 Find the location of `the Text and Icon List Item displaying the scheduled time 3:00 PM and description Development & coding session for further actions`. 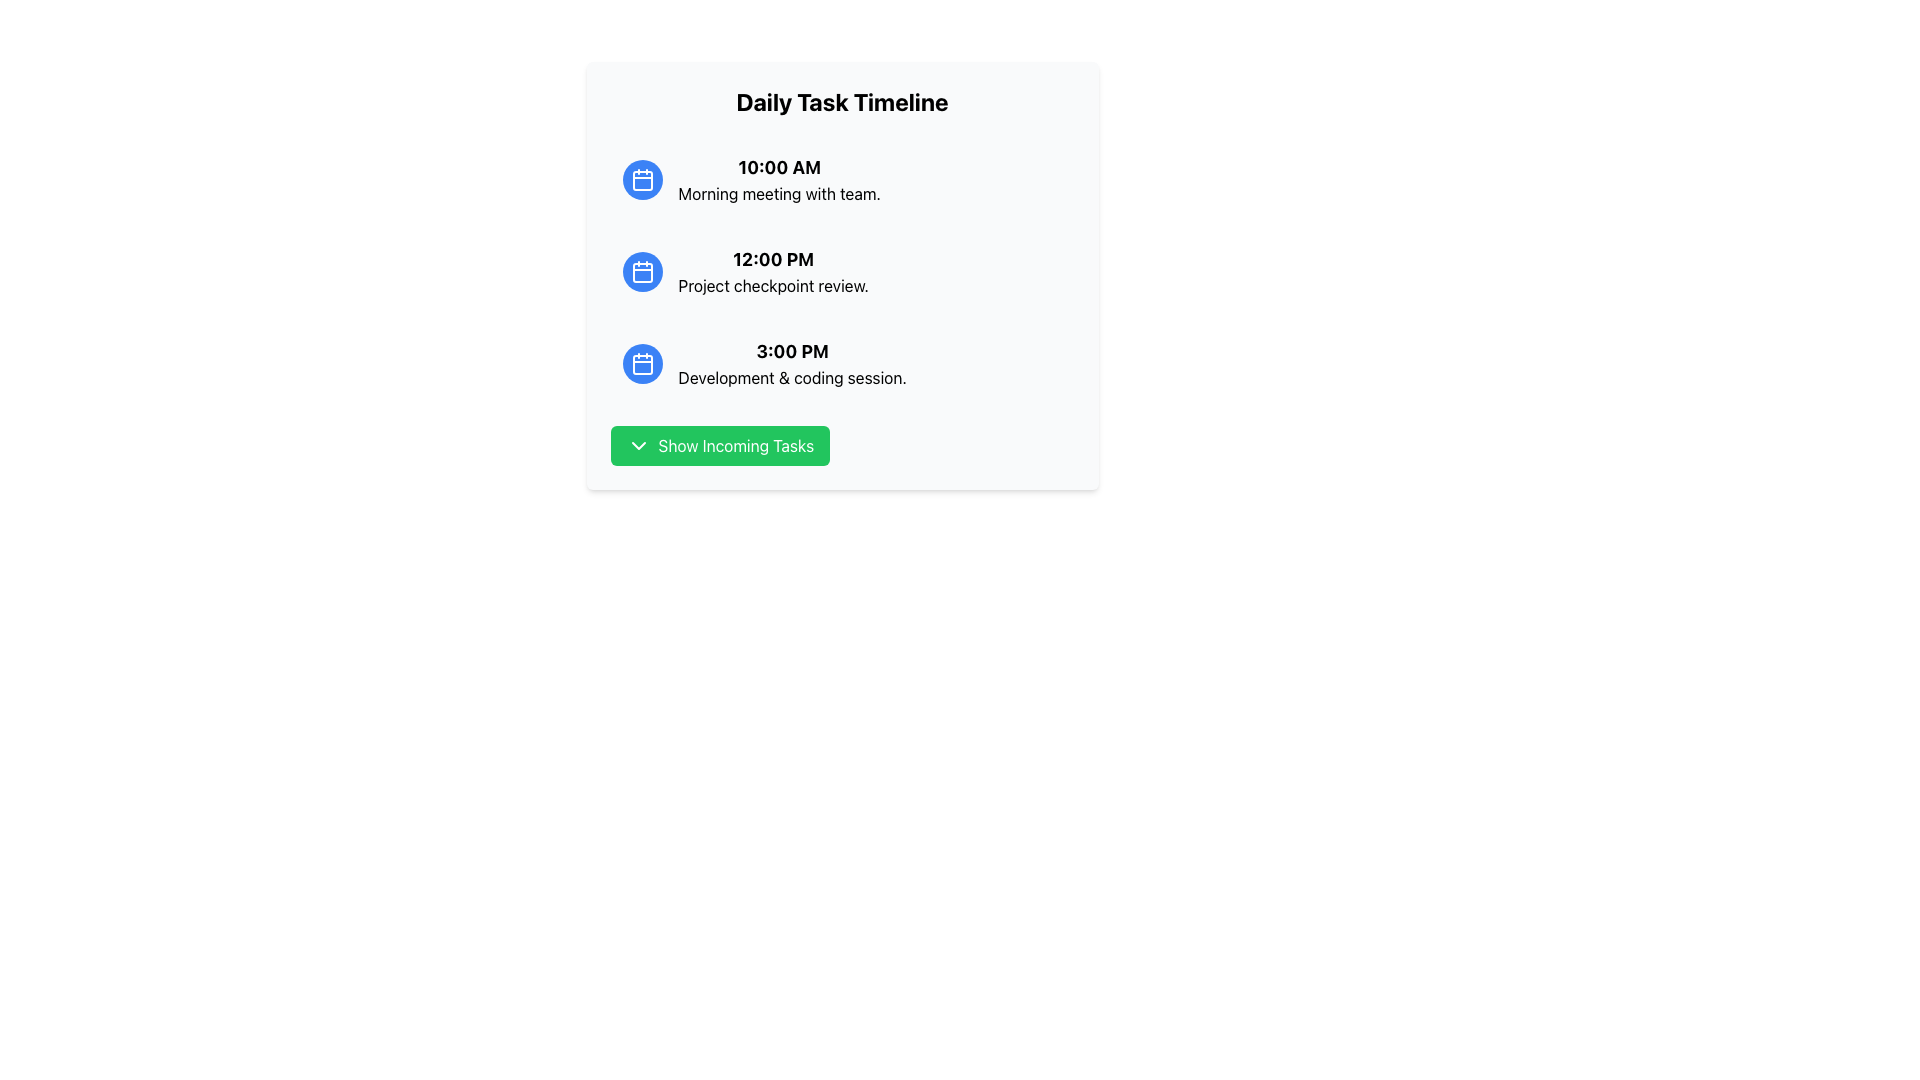

the Text and Icon List Item displaying the scheduled time 3:00 PM and description Development & coding session for further actions is located at coordinates (842, 363).